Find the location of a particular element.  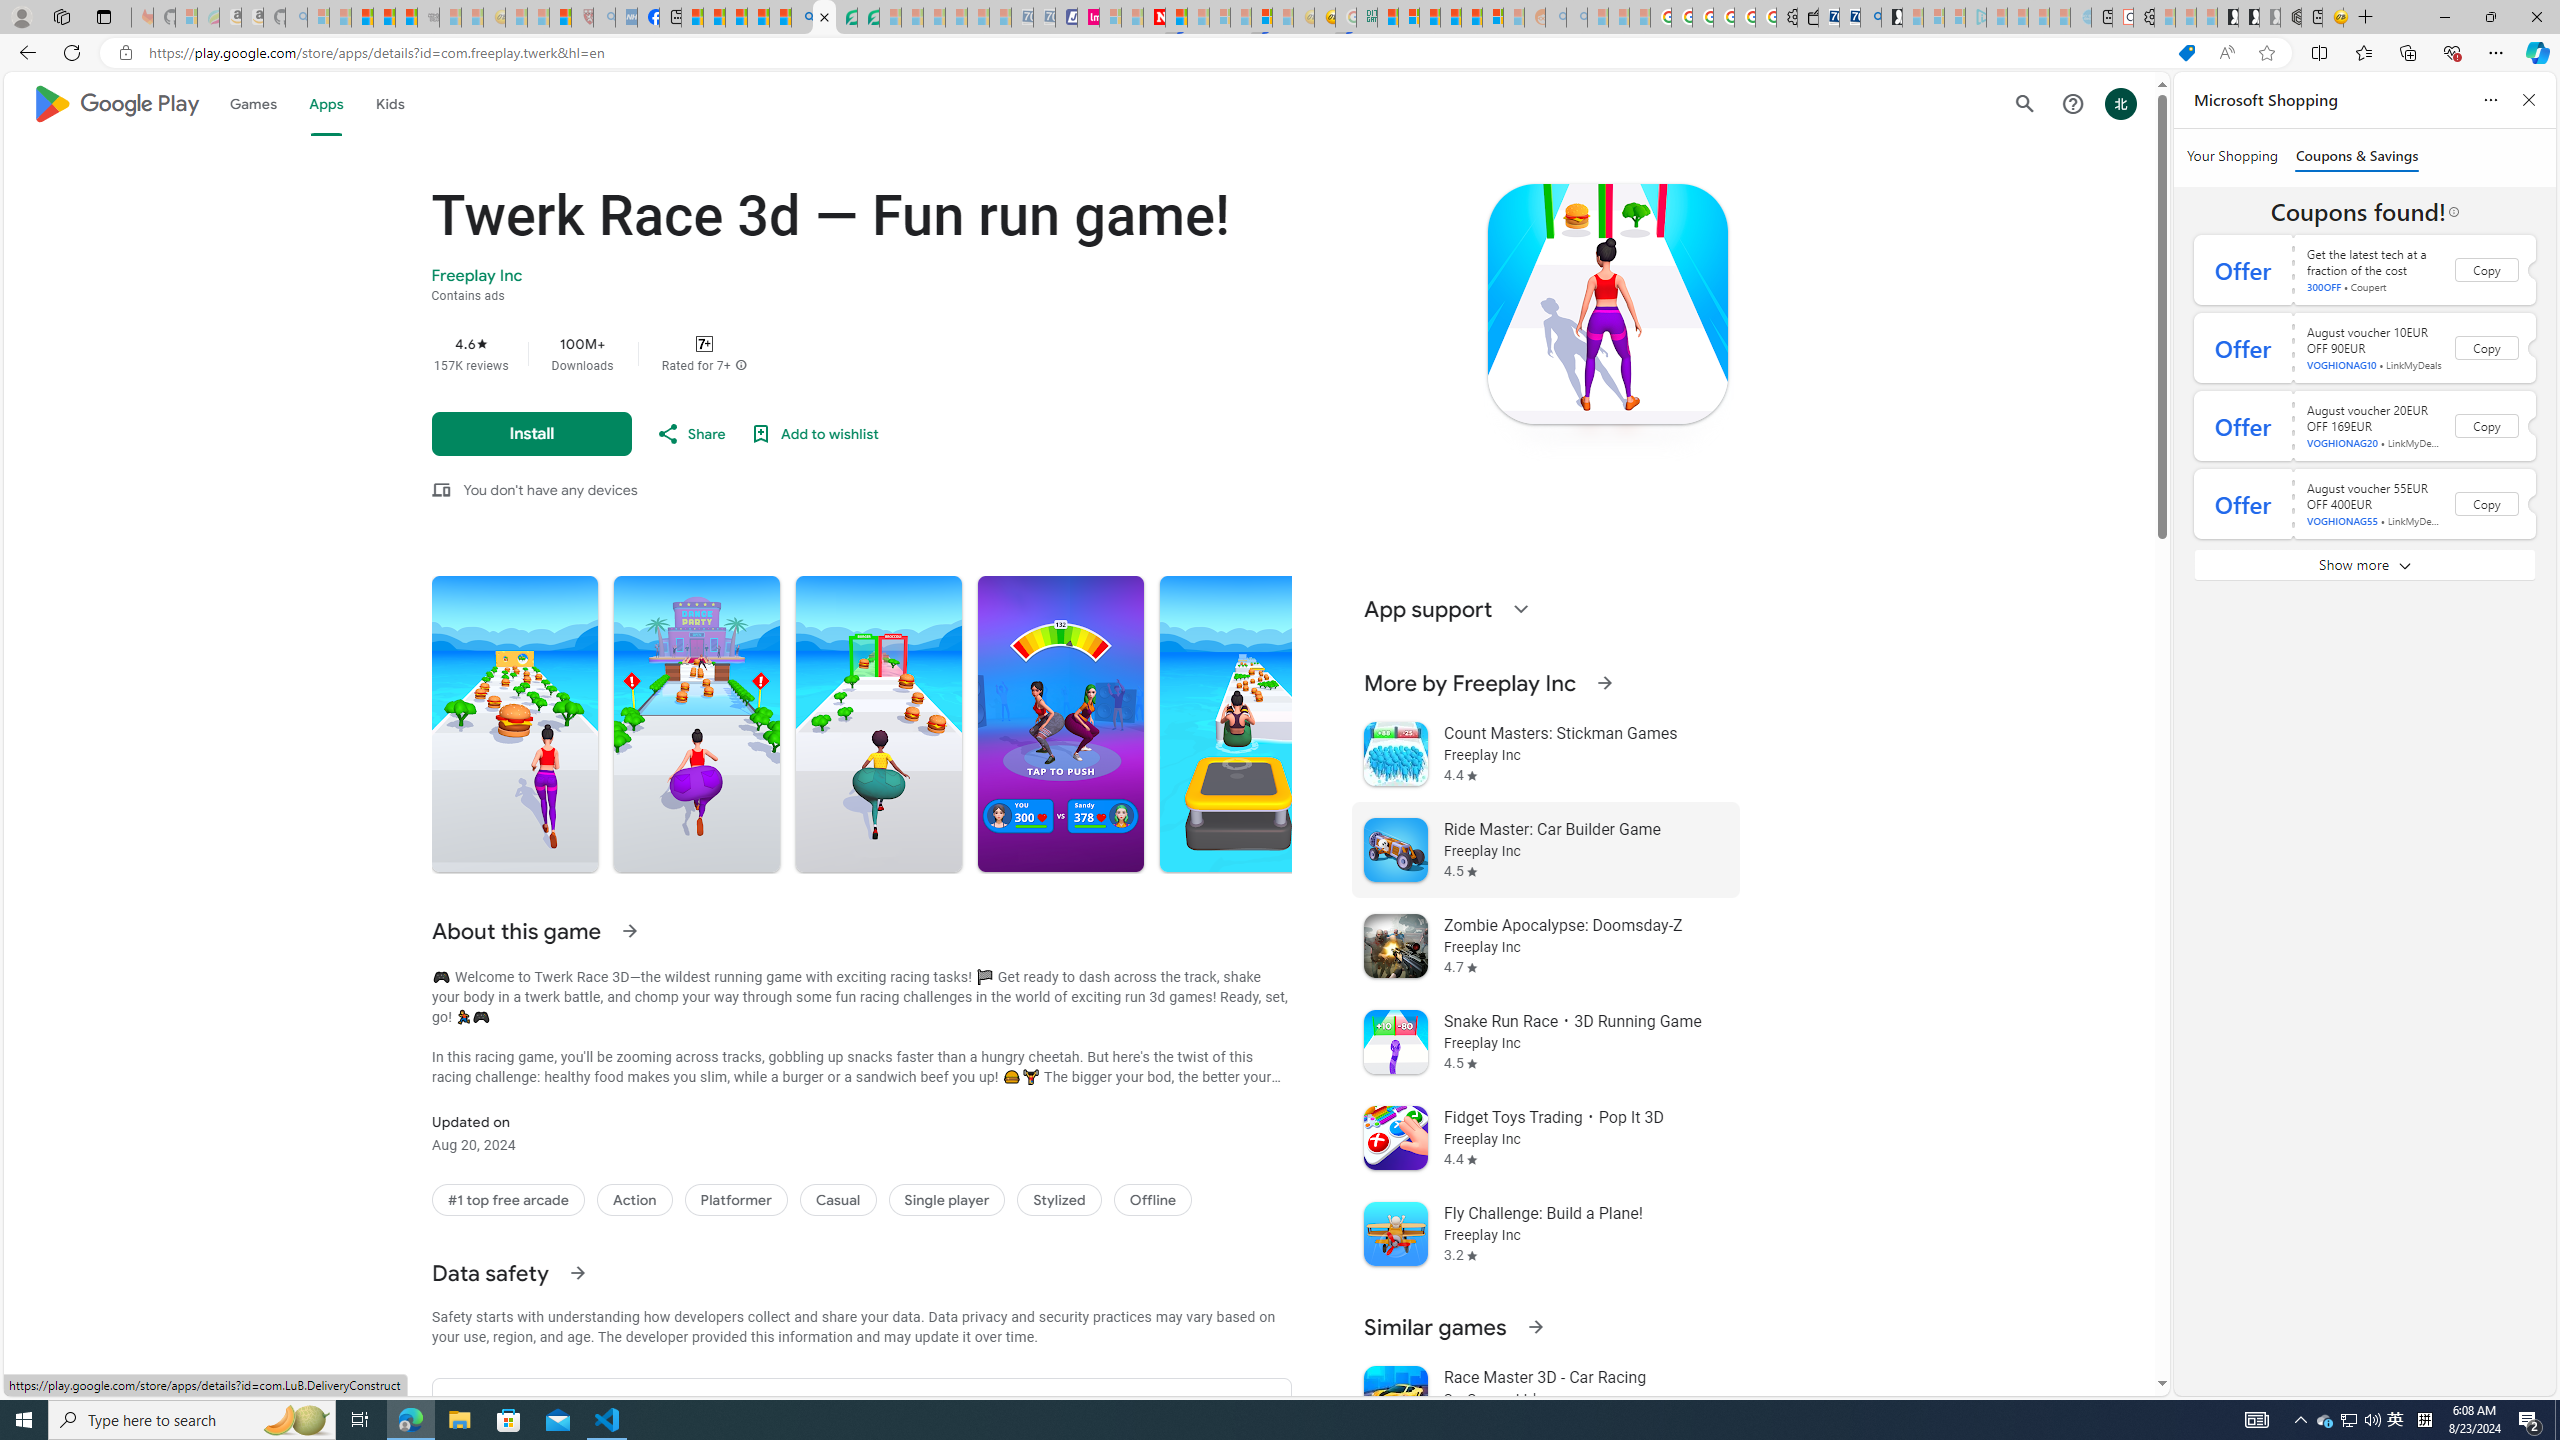

'More info about this content rating' is located at coordinates (741, 364).